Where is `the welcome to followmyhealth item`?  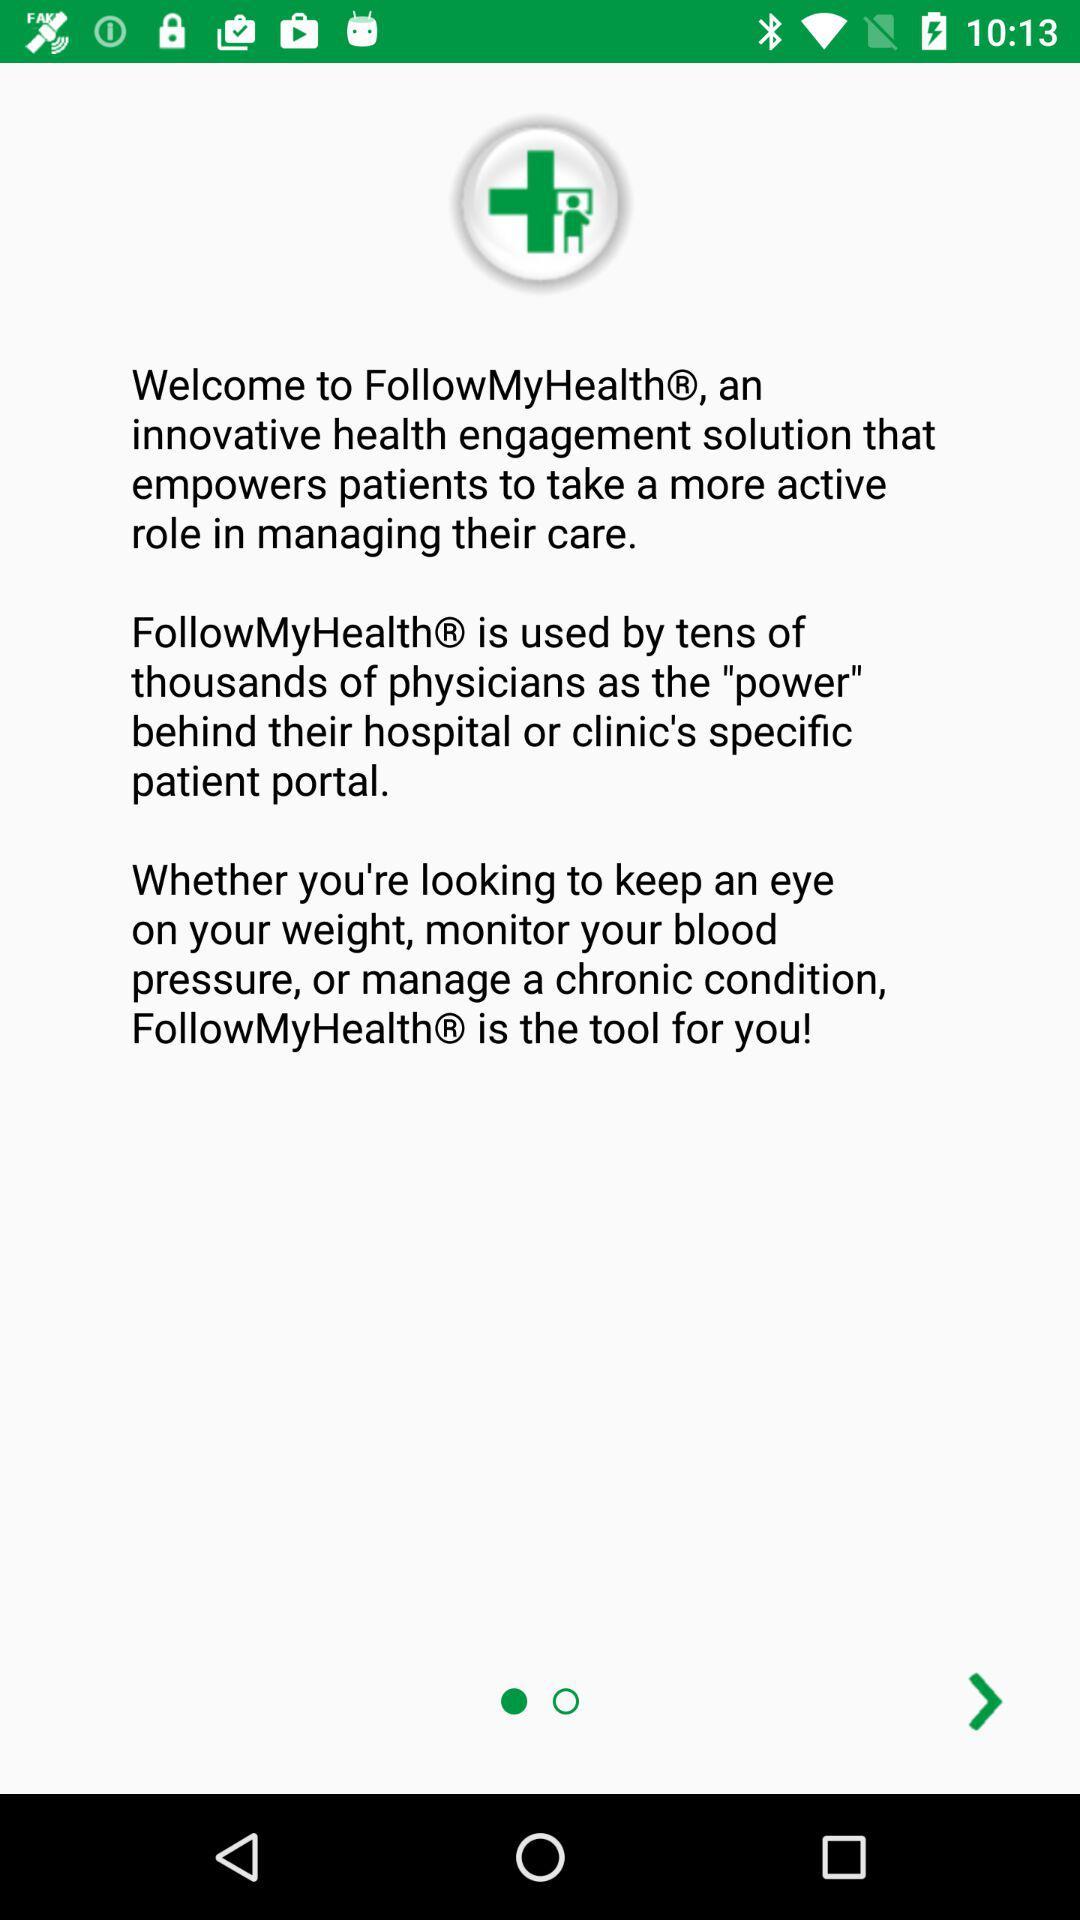 the welcome to followmyhealth item is located at coordinates (540, 705).